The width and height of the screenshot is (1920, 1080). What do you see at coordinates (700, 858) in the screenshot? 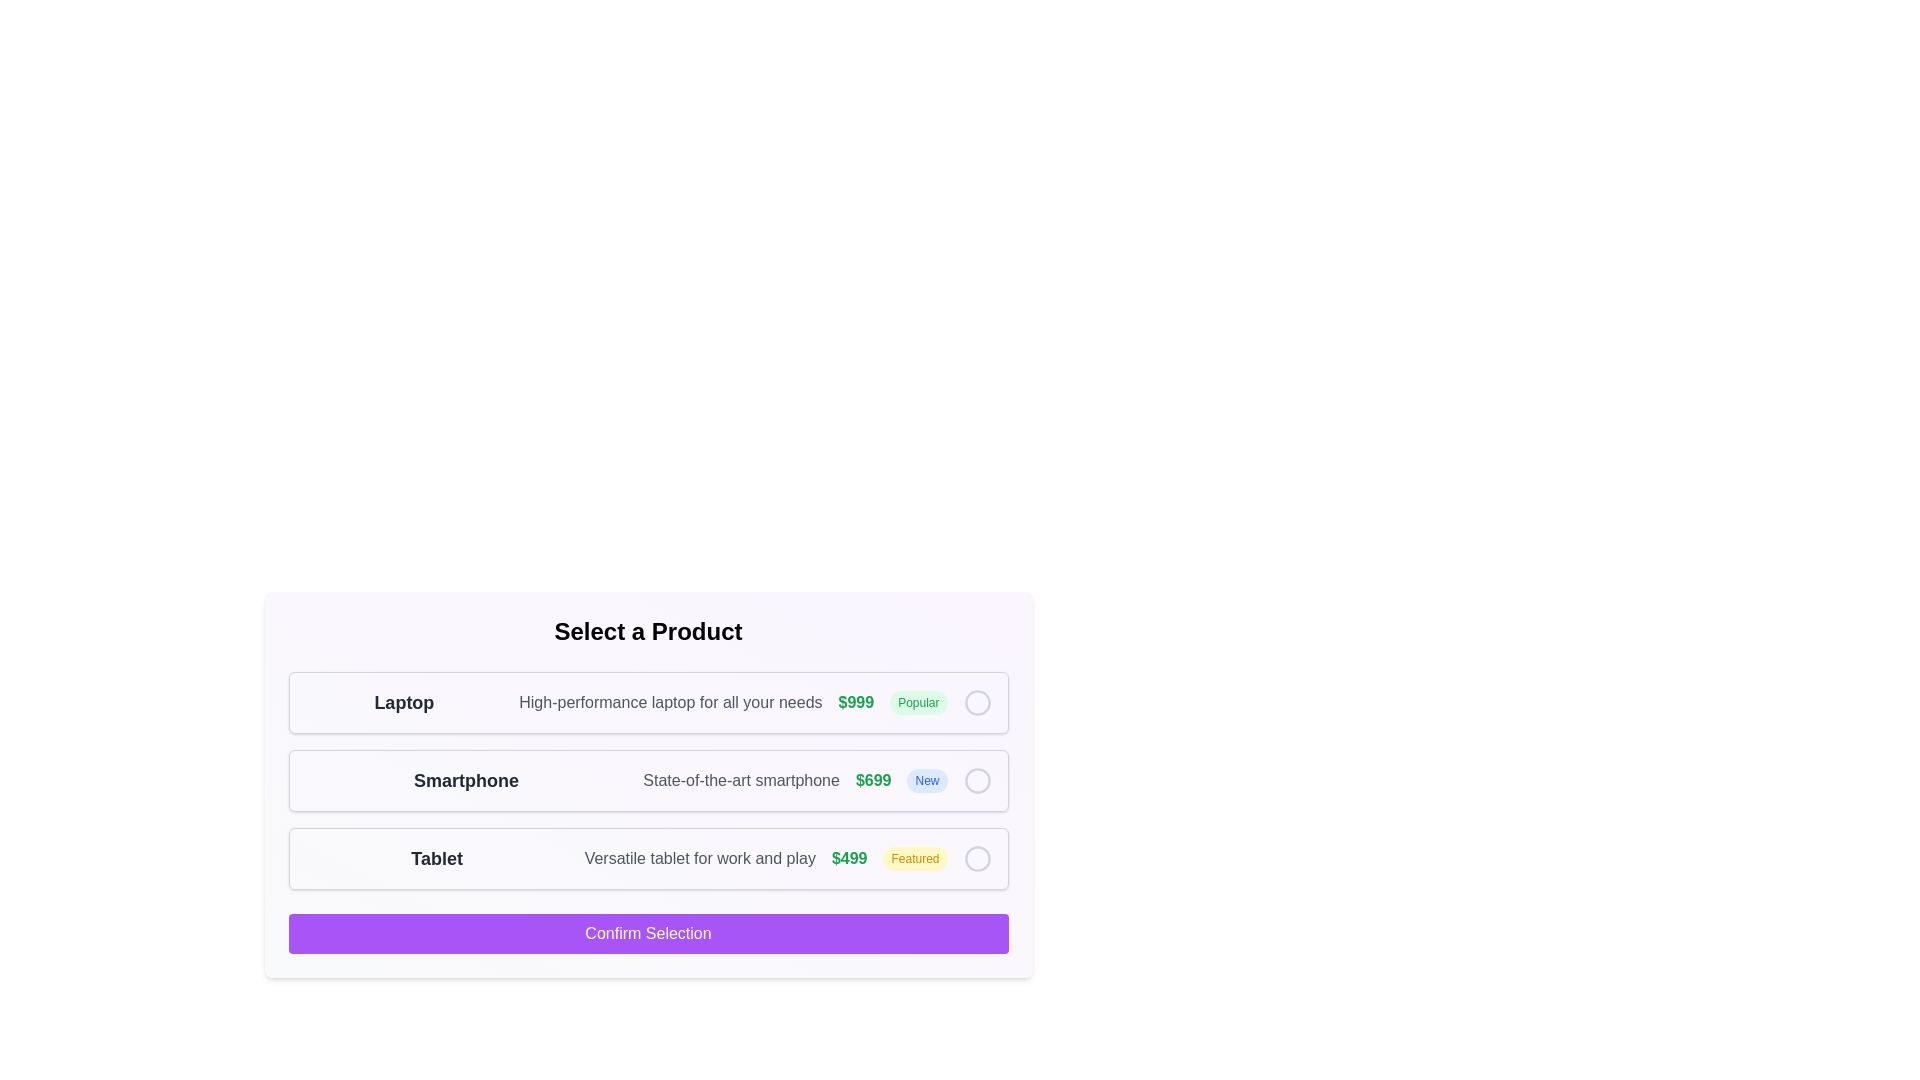
I see `the Text Label that describes the 'Tablet' product, positioned between the title 'Tablet' and the price '$499'` at bounding box center [700, 858].